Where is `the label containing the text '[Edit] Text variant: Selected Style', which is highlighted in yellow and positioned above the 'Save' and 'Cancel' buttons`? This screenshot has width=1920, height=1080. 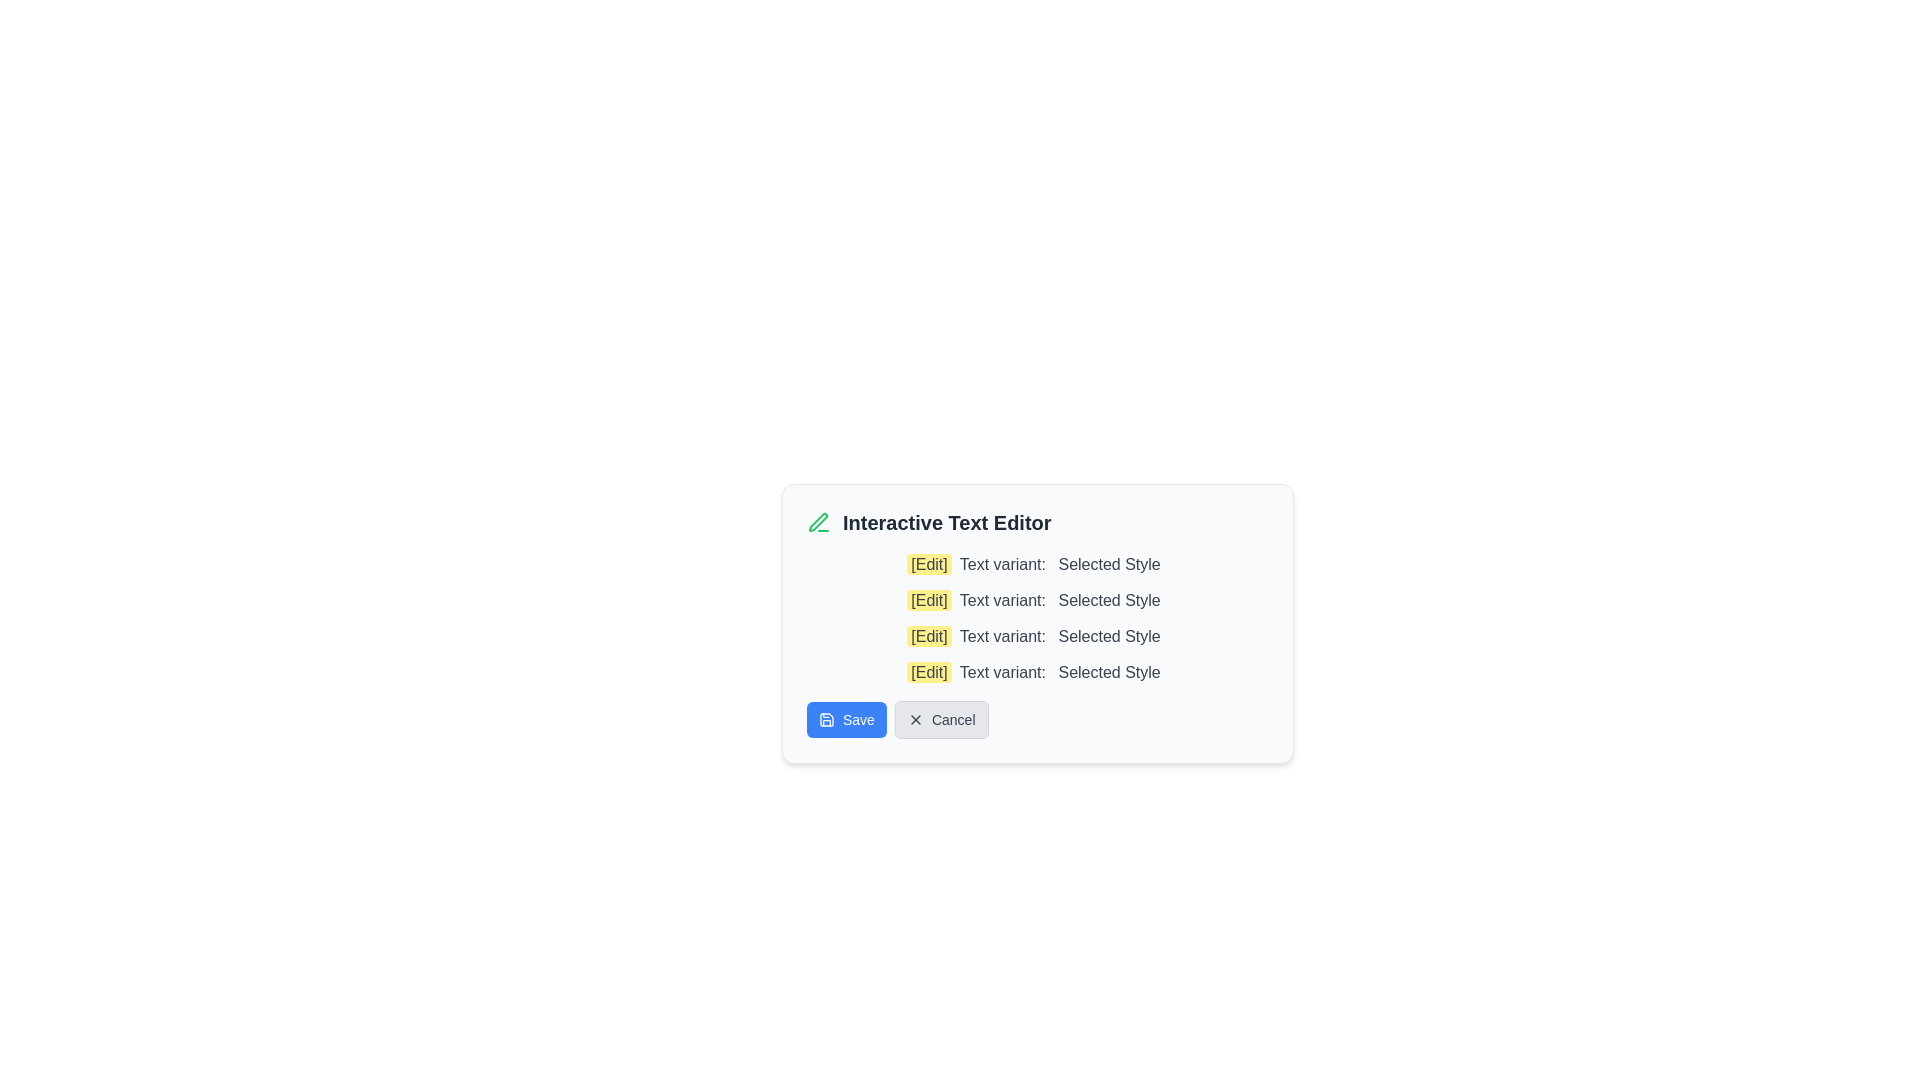 the label containing the text '[Edit] Text variant: Selected Style', which is highlighted in yellow and positioned above the 'Save' and 'Cancel' buttons is located at coordinates (1037, 672).